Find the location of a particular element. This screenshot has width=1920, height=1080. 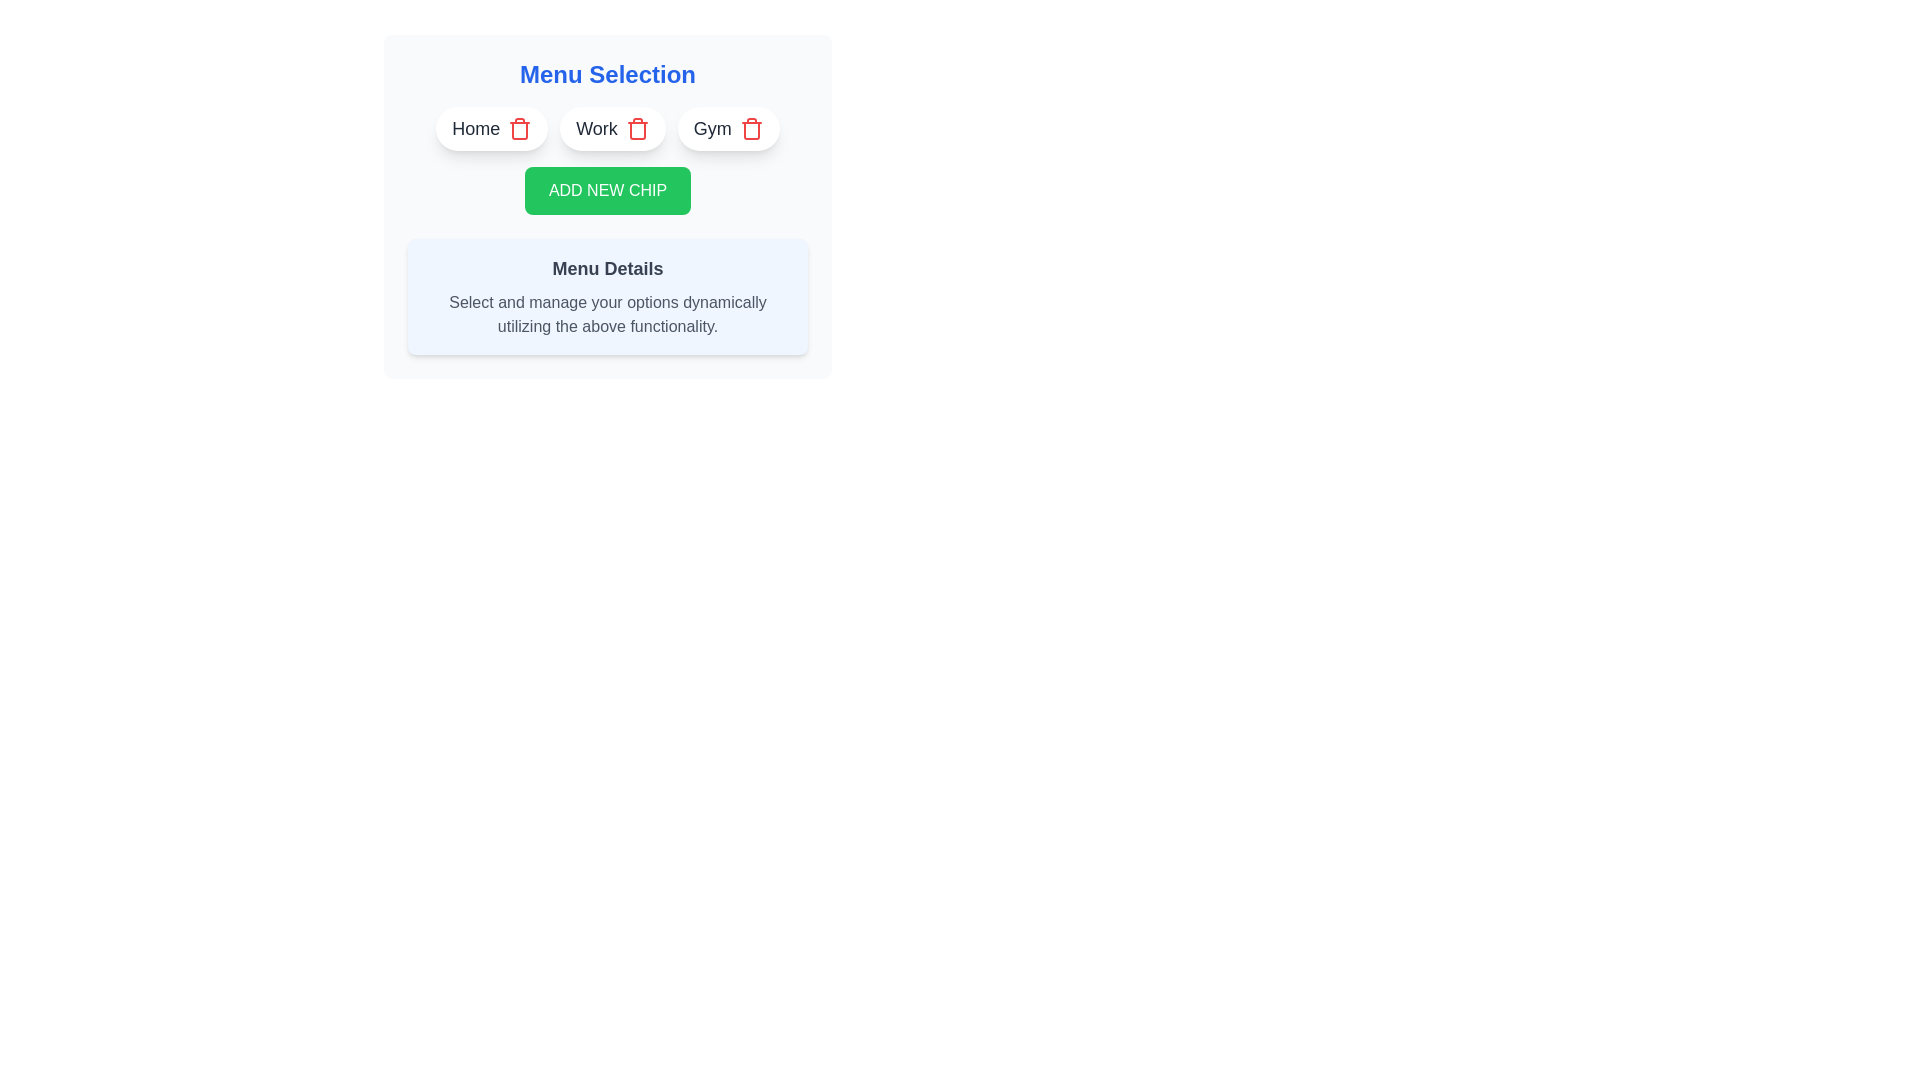

the 'Add new chip' button to add a new chip to the menu is located at coordinates (607, 191).